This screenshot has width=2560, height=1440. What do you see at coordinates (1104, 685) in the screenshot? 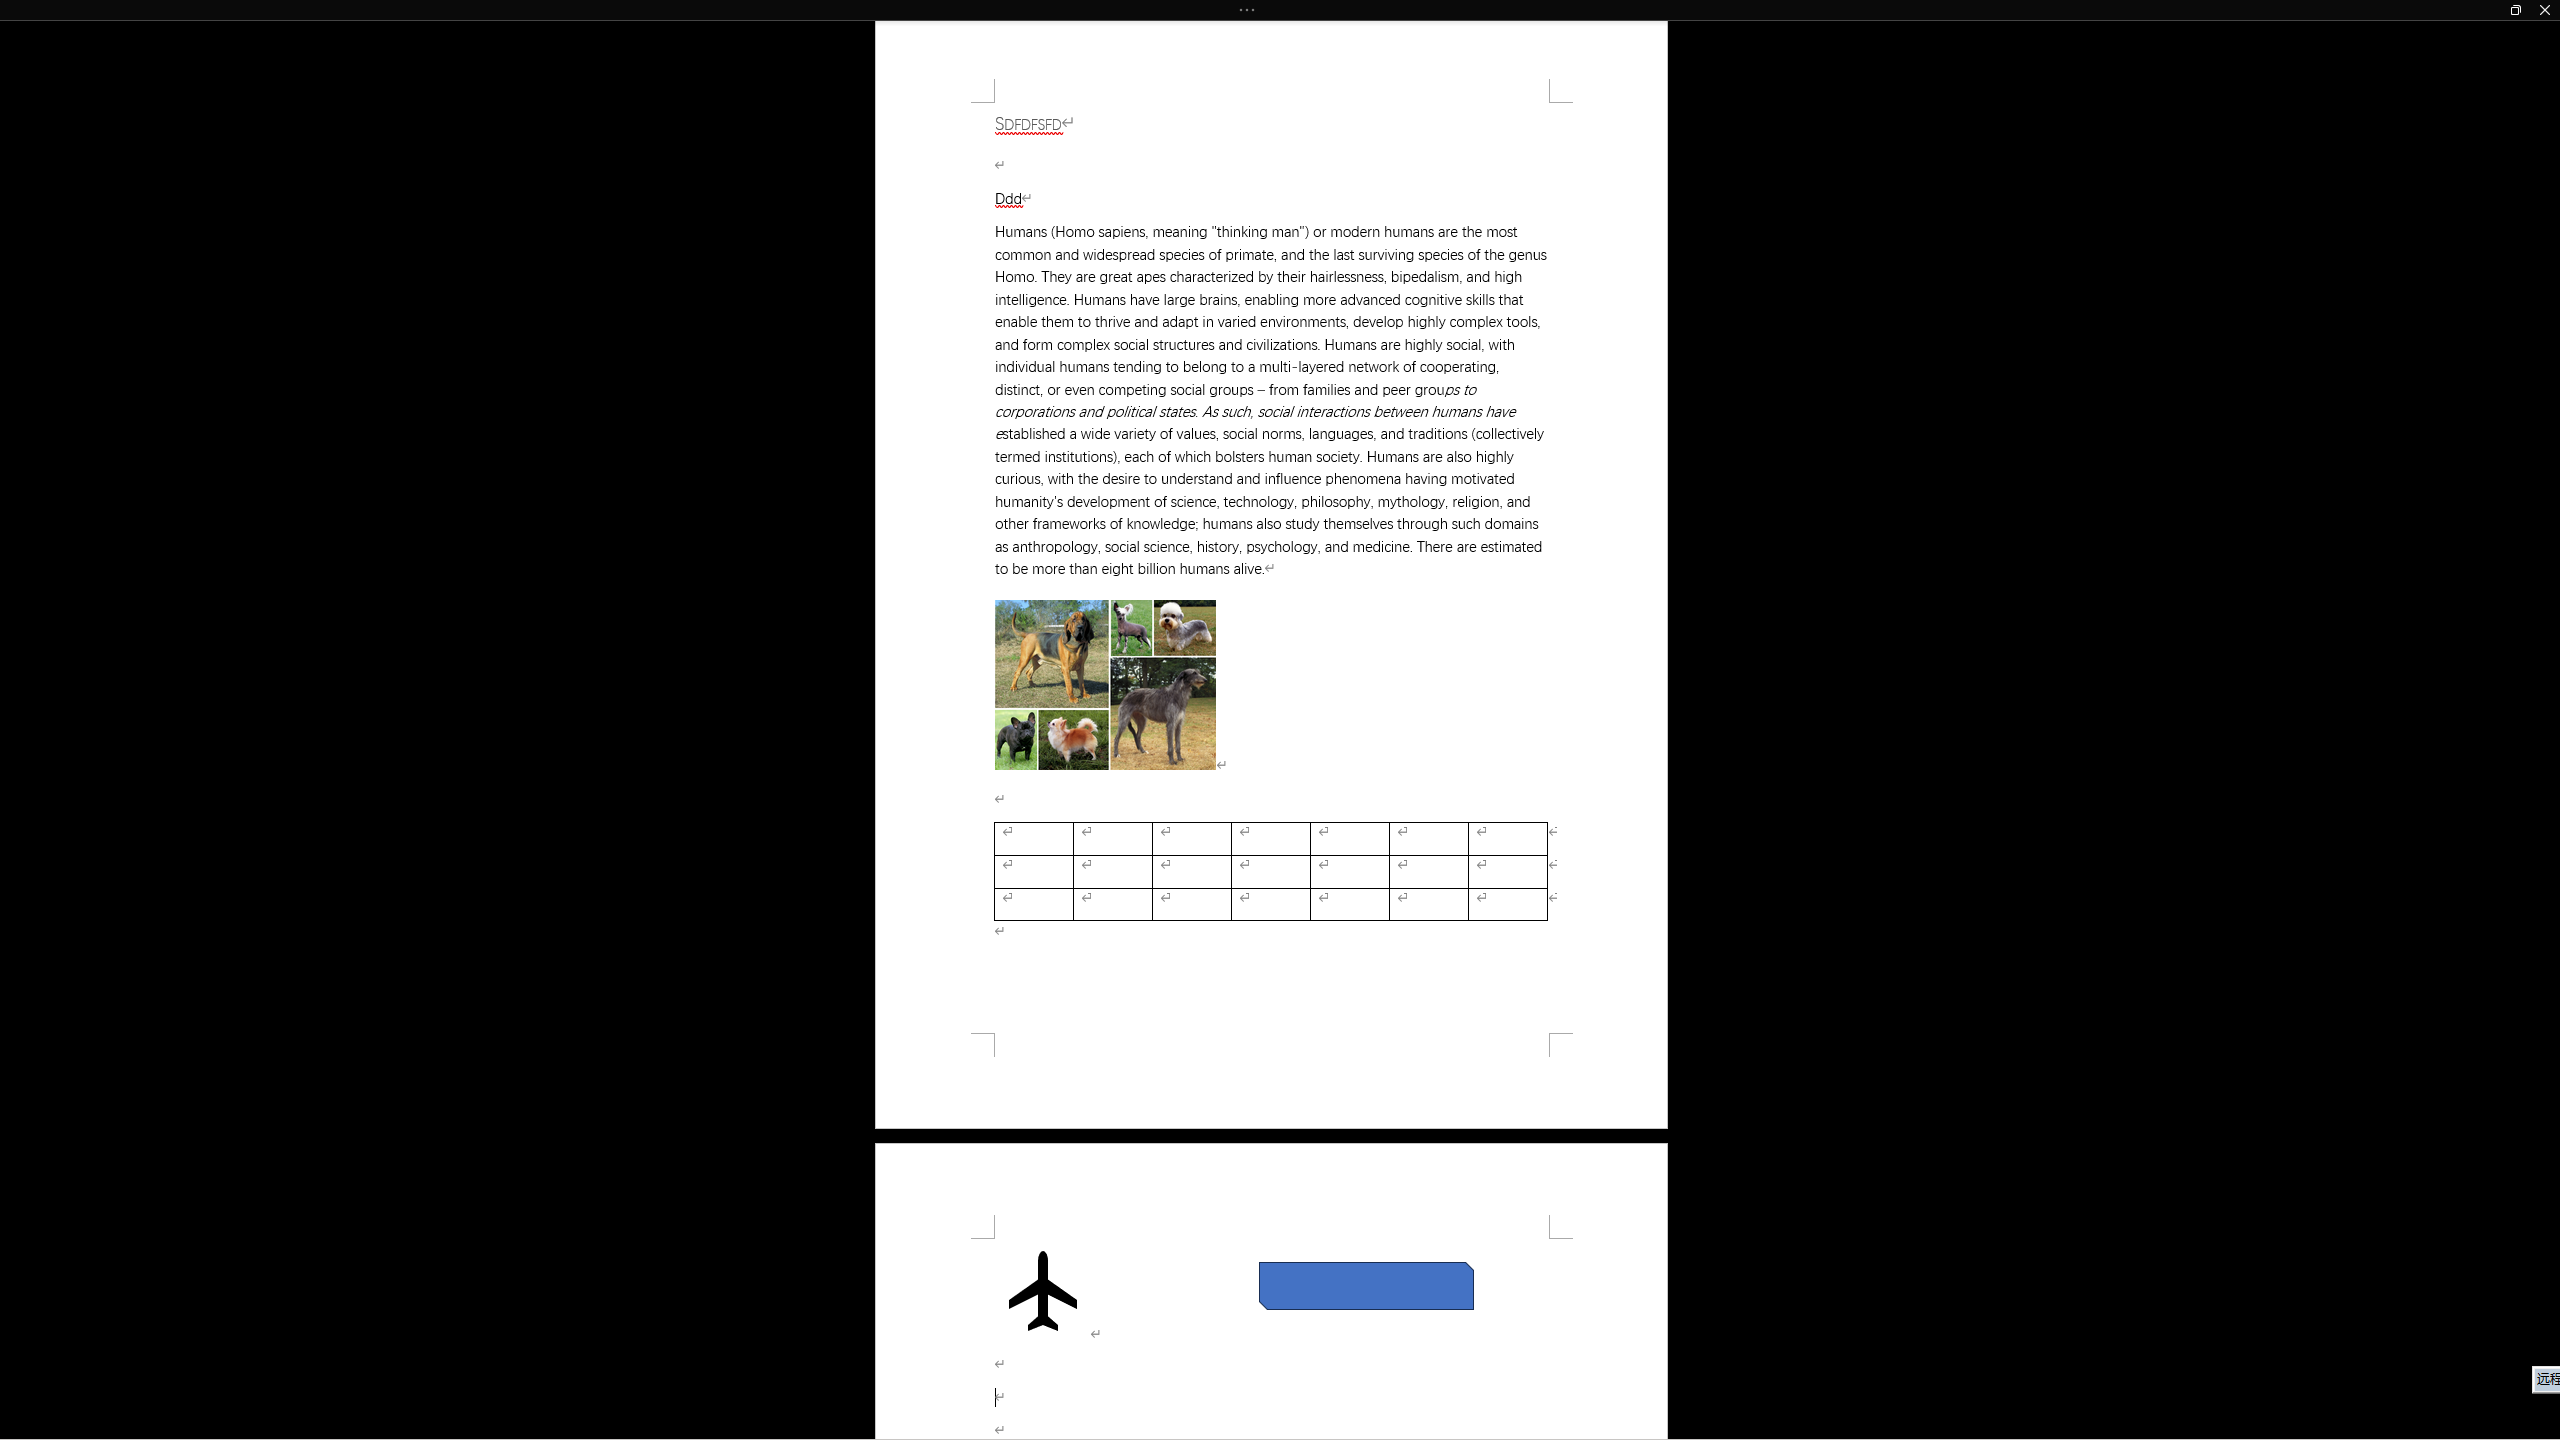
I see `'Morphological variation in six dogs'` at bounding box center [1104, 685].